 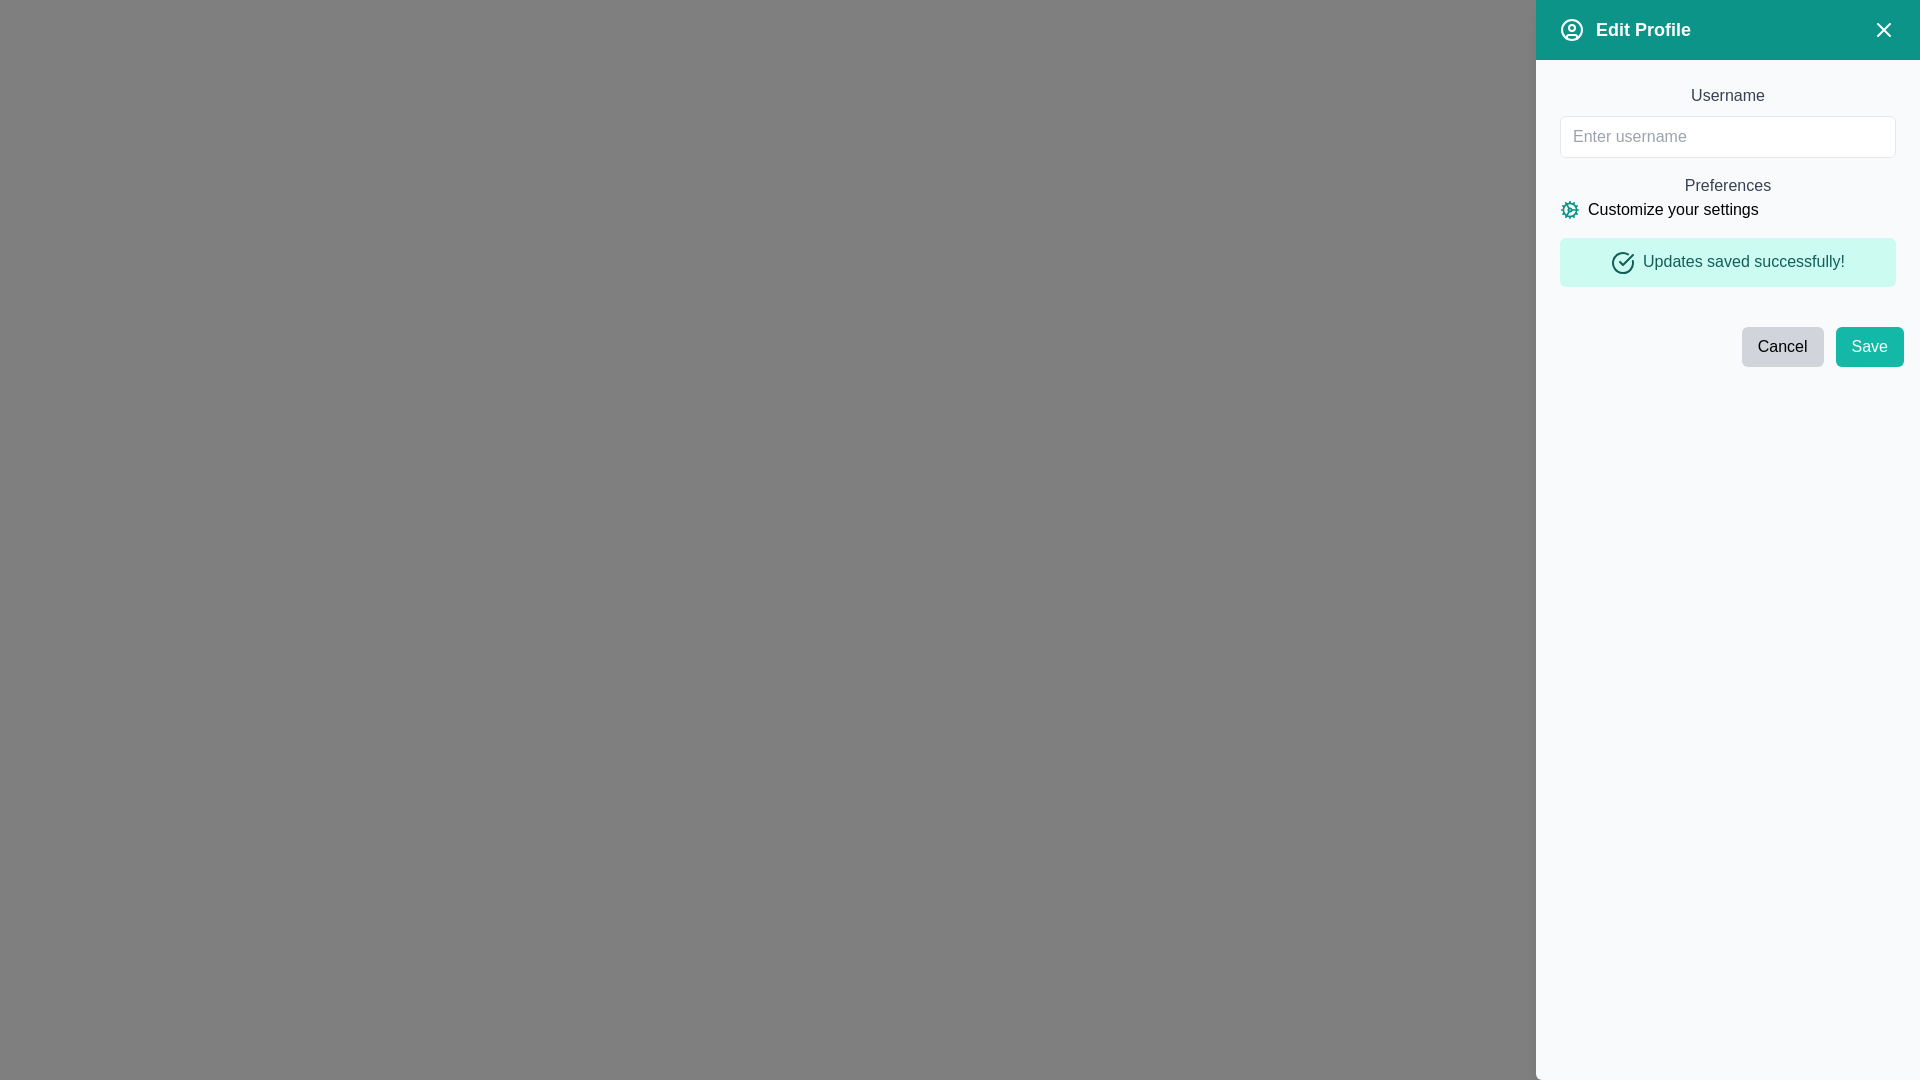 What do you see at coordinates (1882, 30) in the screenshot?
I see `the diagonal cross icon in the top-right corner of the sidebar interface` at bounding box center [1882, 30].